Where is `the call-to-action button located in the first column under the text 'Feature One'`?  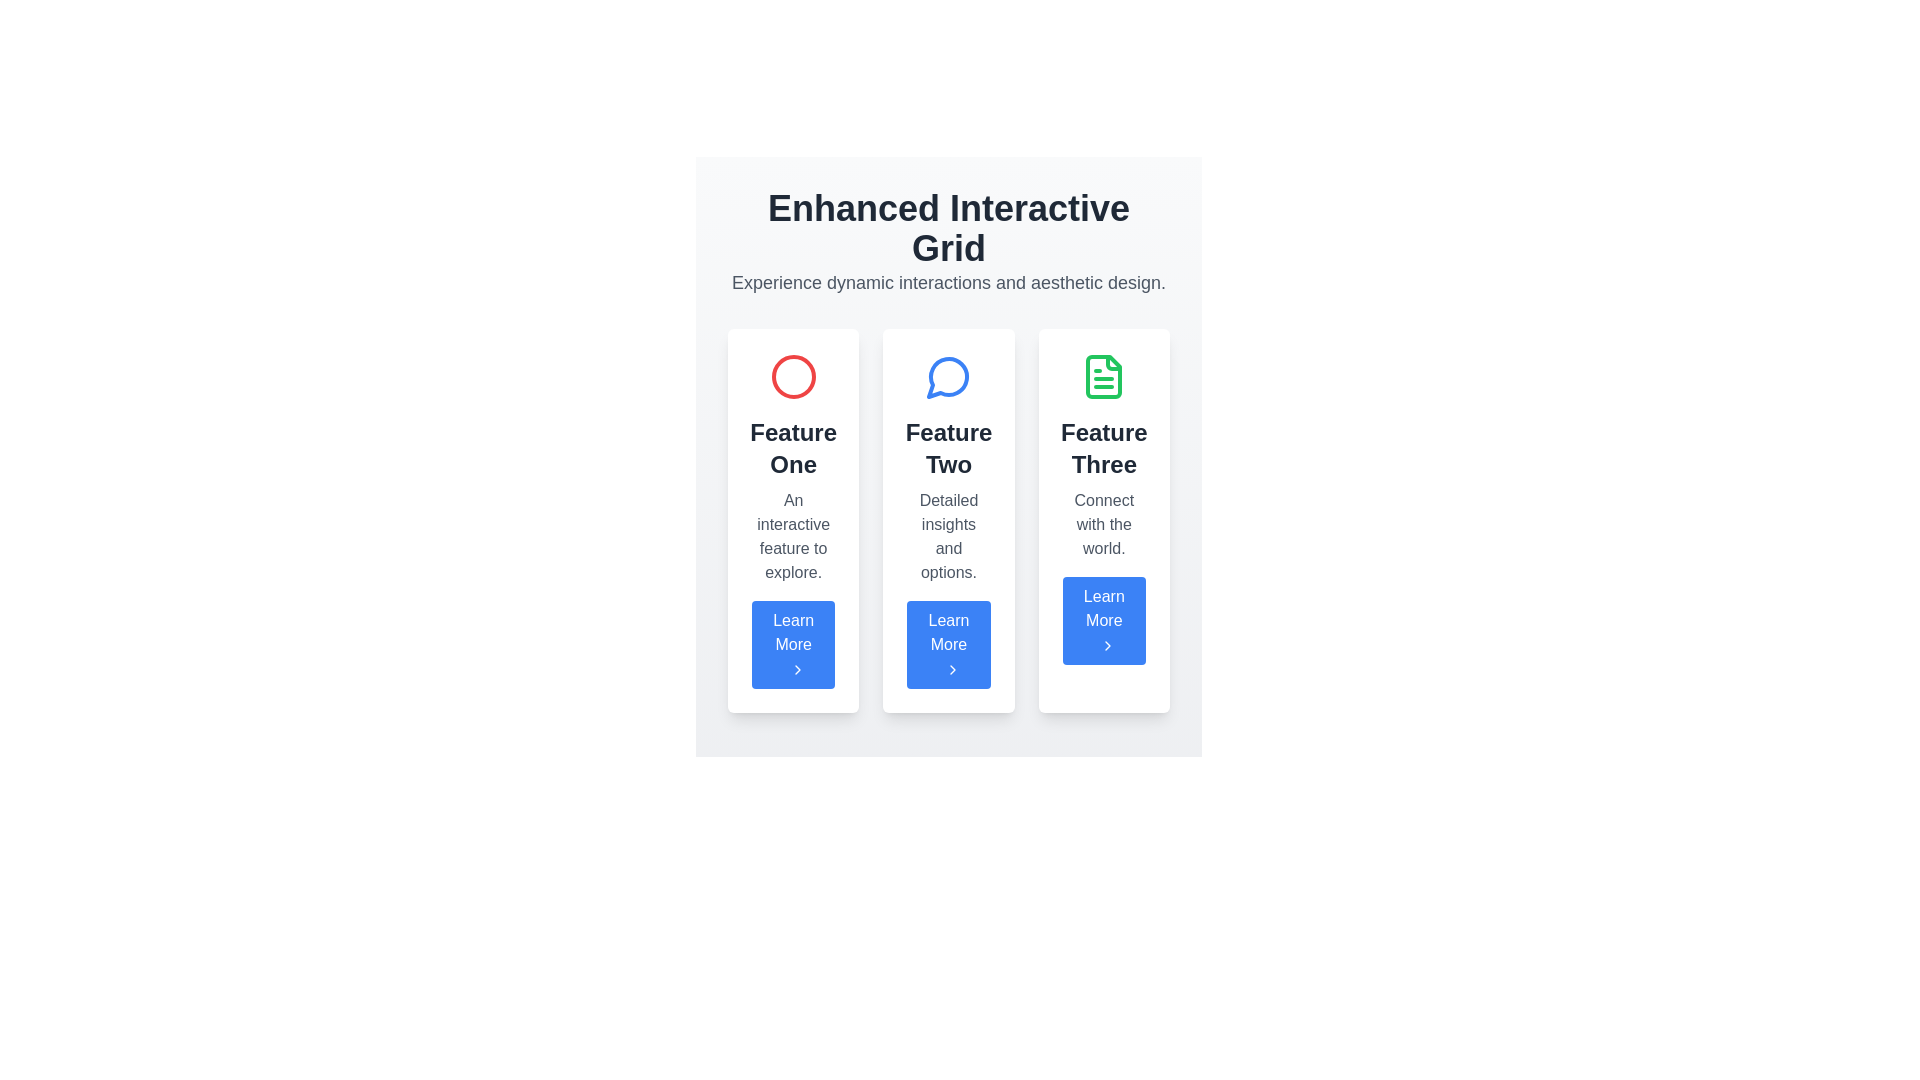
the call-to-action button located in the first column under the text 'Feature One' is located at coordinates (792, 644).